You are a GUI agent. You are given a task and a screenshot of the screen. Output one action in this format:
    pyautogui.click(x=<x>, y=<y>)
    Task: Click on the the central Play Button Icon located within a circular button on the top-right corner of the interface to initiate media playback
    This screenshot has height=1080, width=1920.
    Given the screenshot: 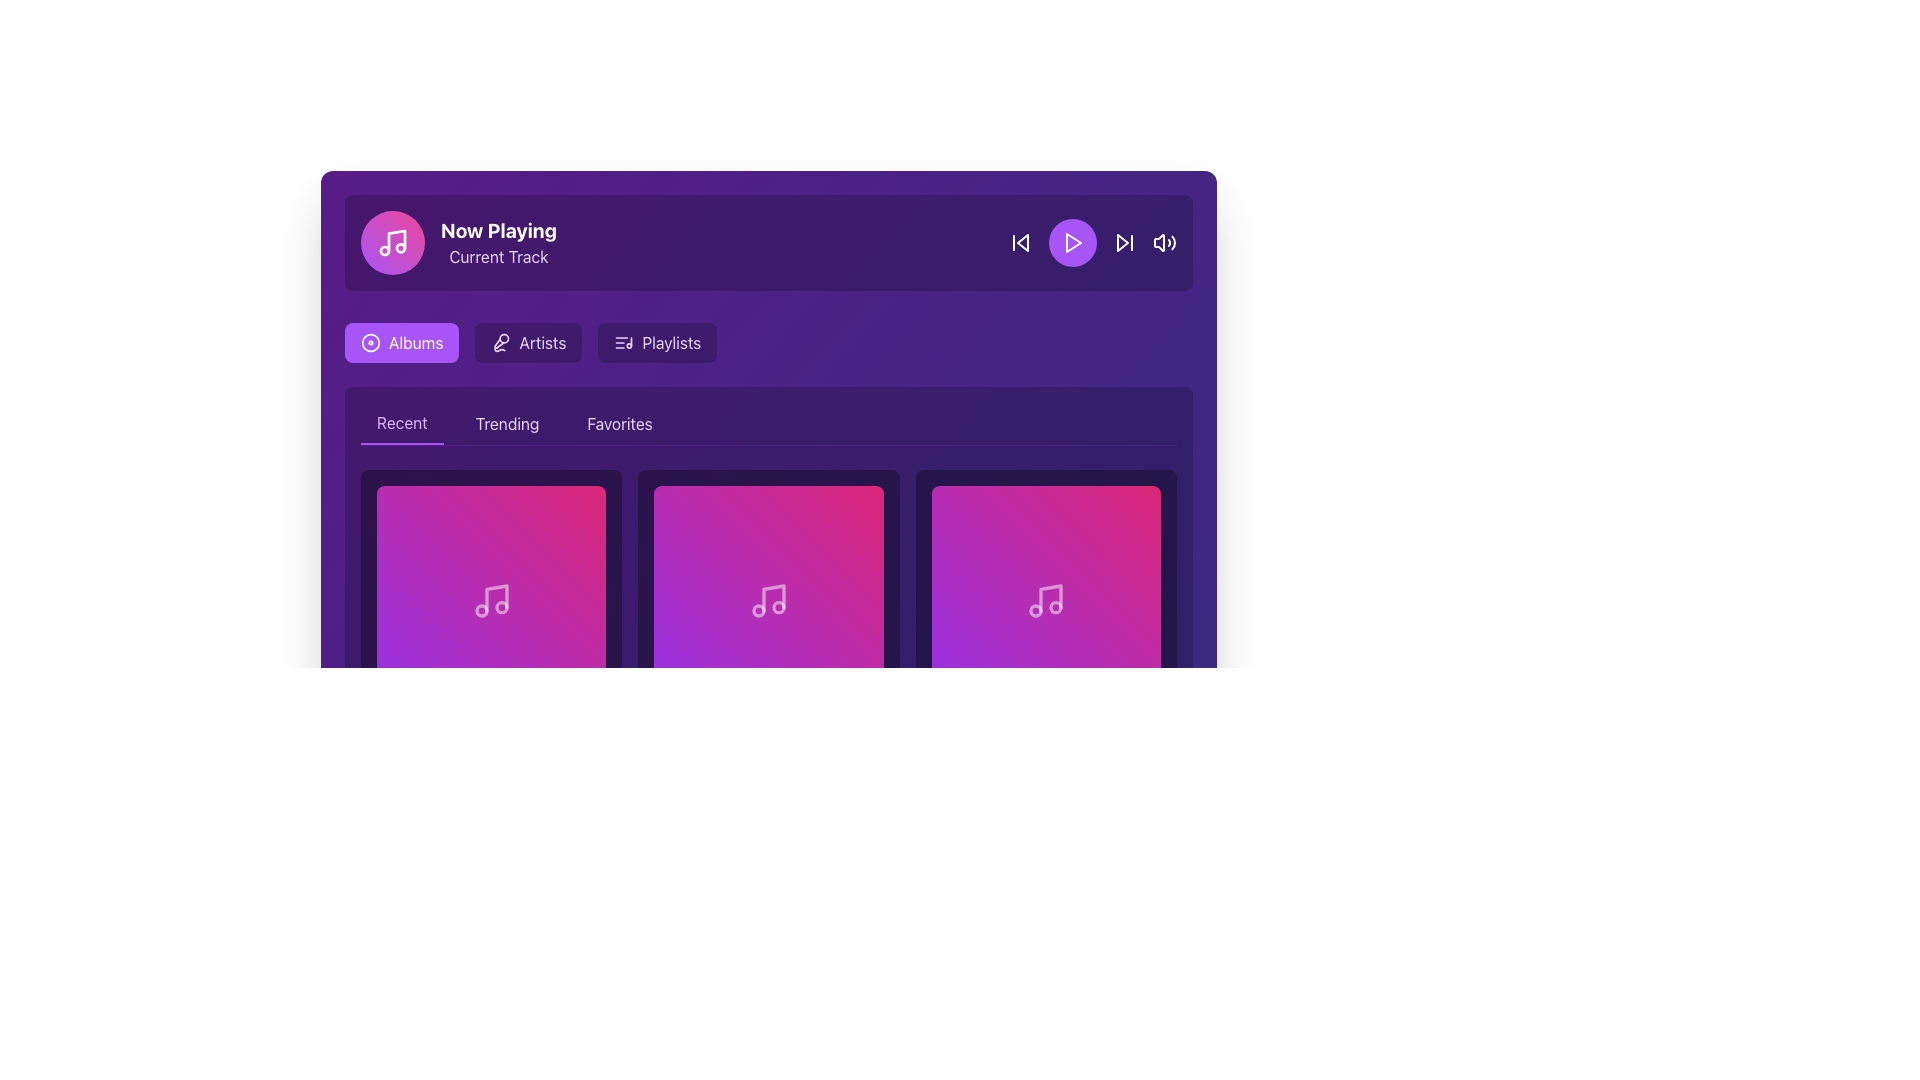 What is the action you would take?
    pyautogui.click(x=1072, y=242)
    